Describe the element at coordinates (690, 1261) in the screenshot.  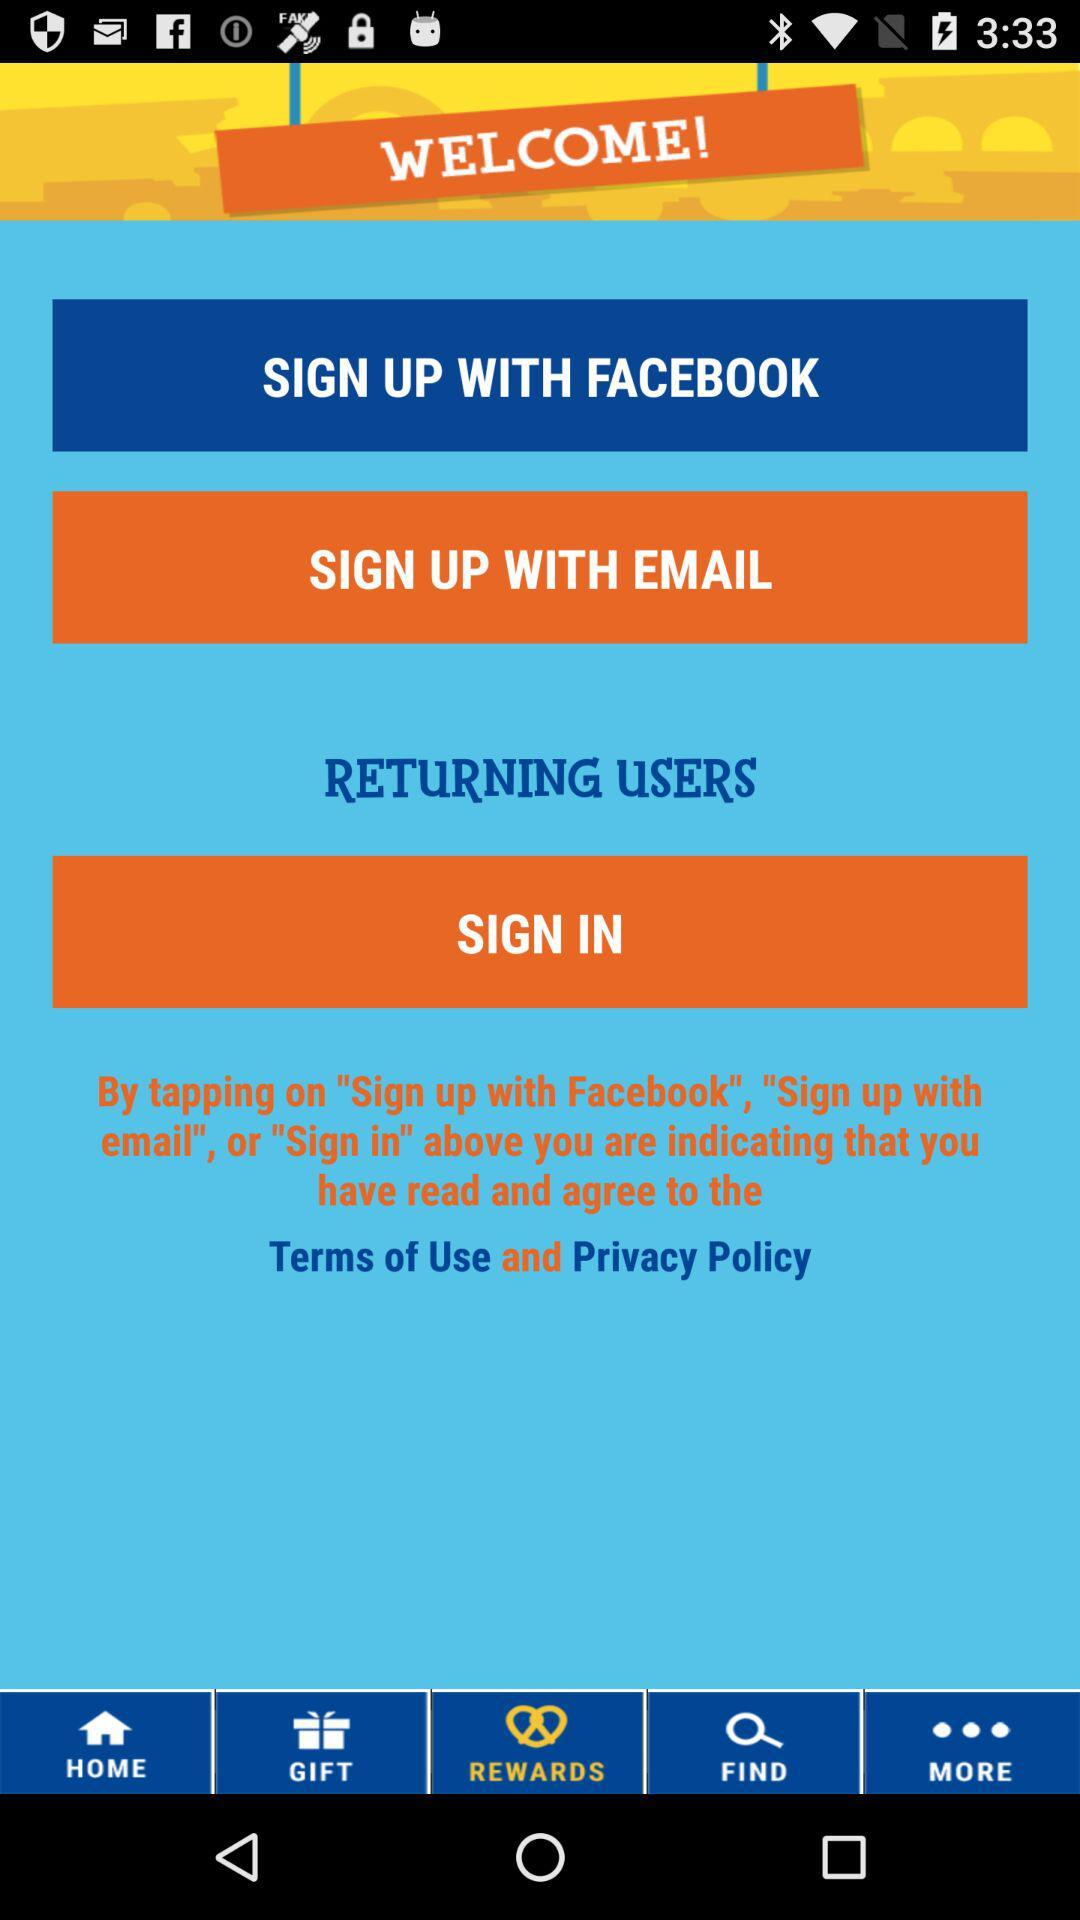
I see `the privacy policy app` at that location.